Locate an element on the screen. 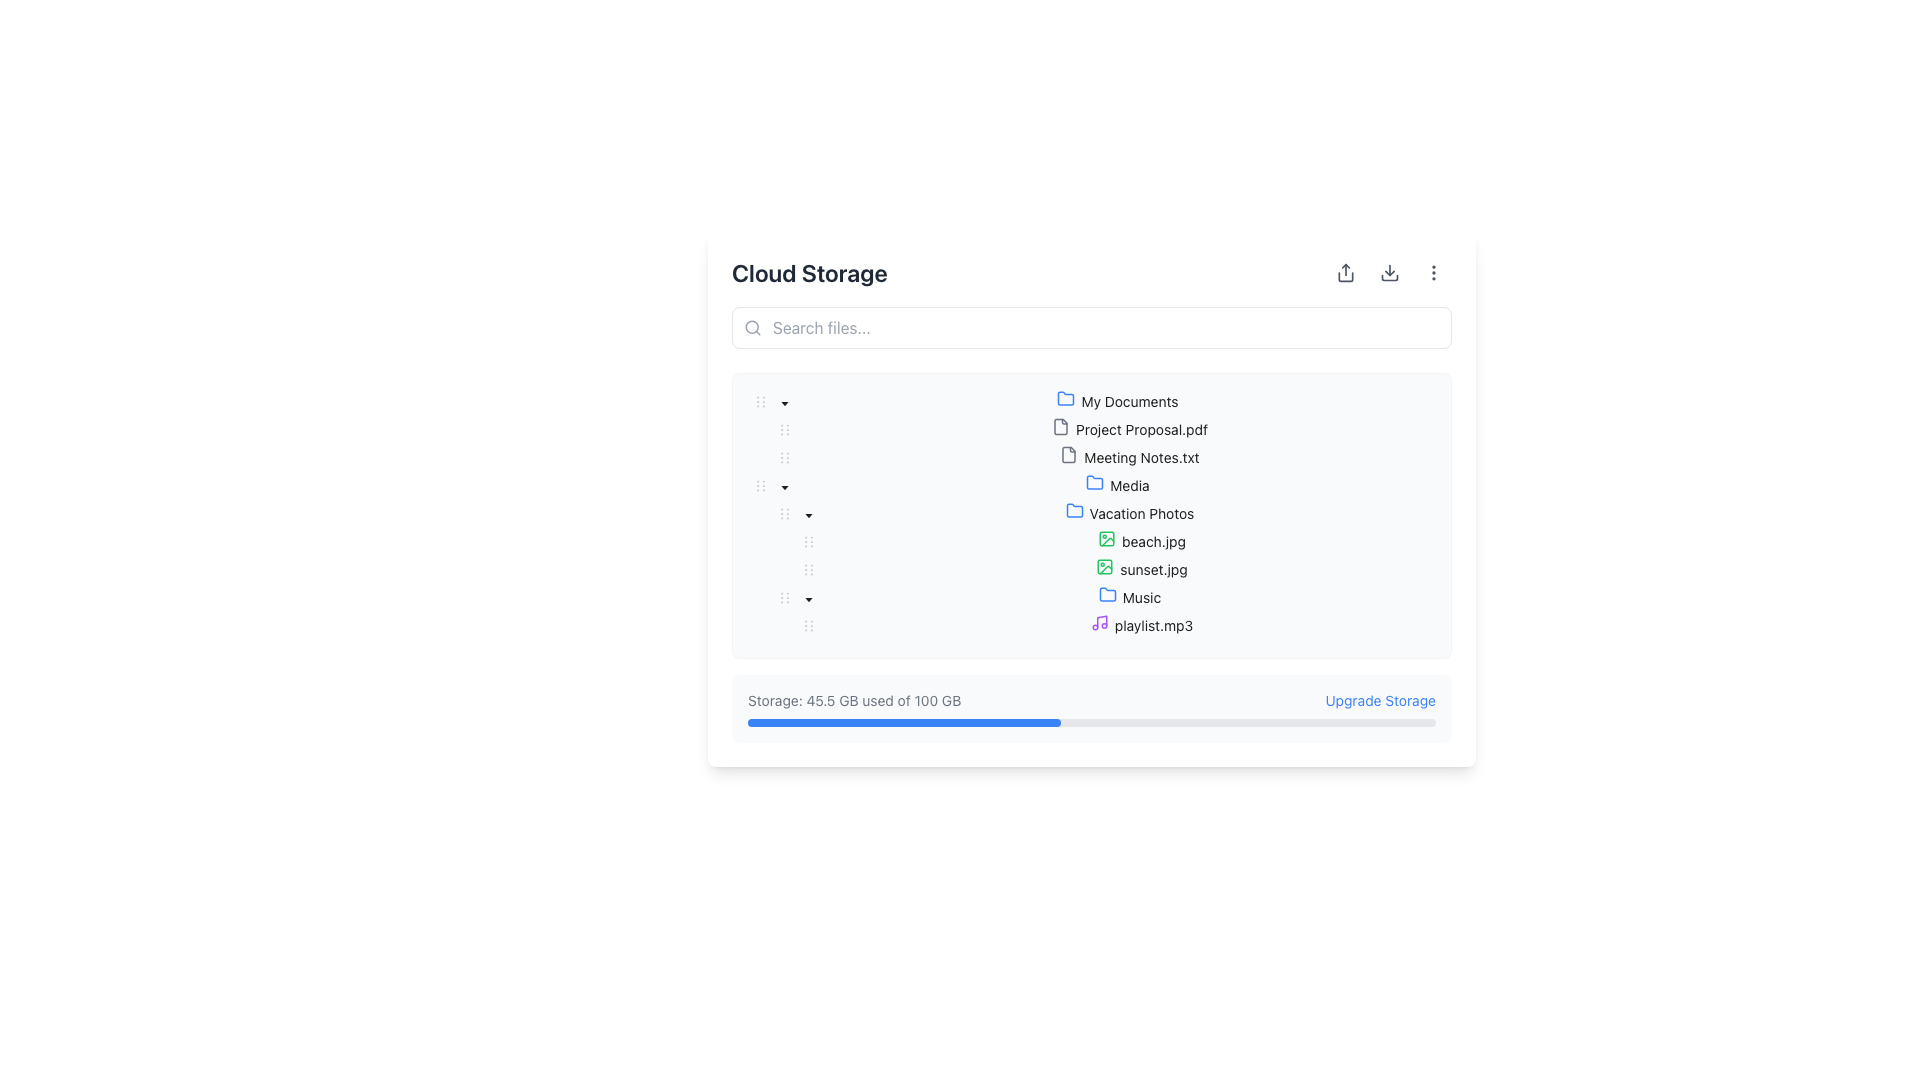 This screenshot has width=1920, height=1080. a folder within the Tree View is located at coordinates (1090, 515).